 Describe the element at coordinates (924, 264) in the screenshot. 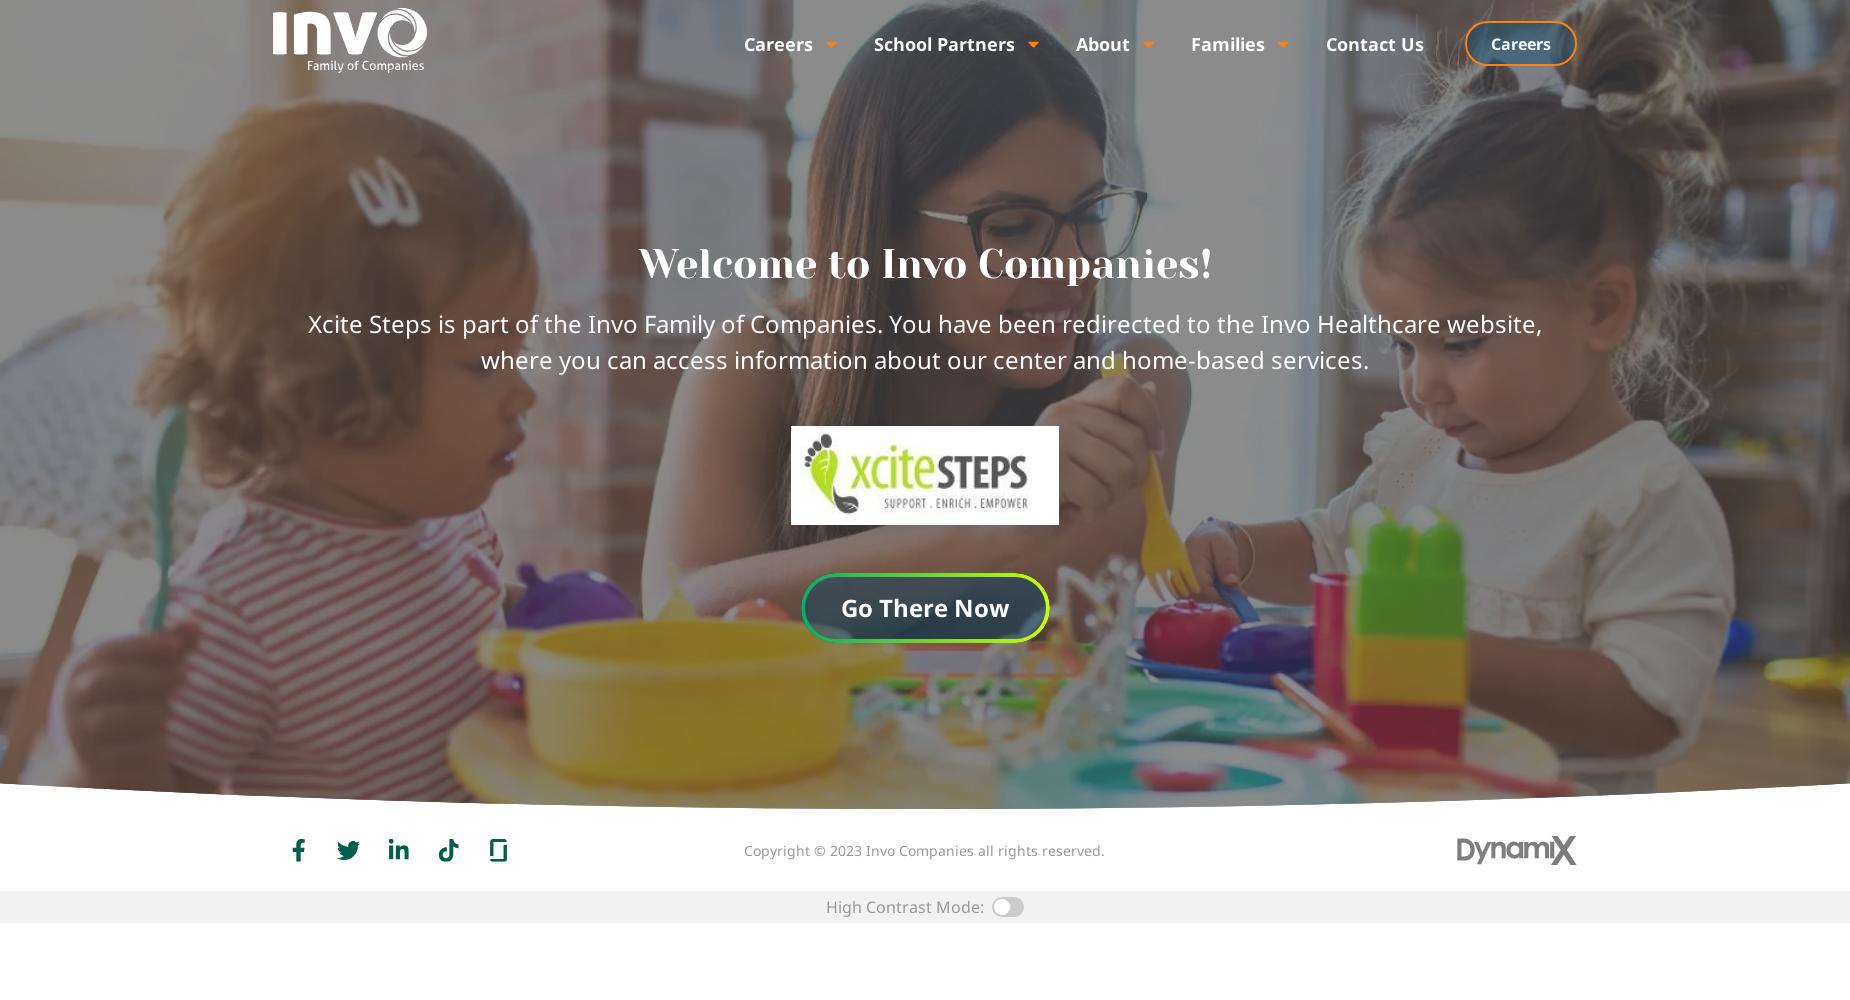

I see `'Welcome to Invo Companies!'` at that location.